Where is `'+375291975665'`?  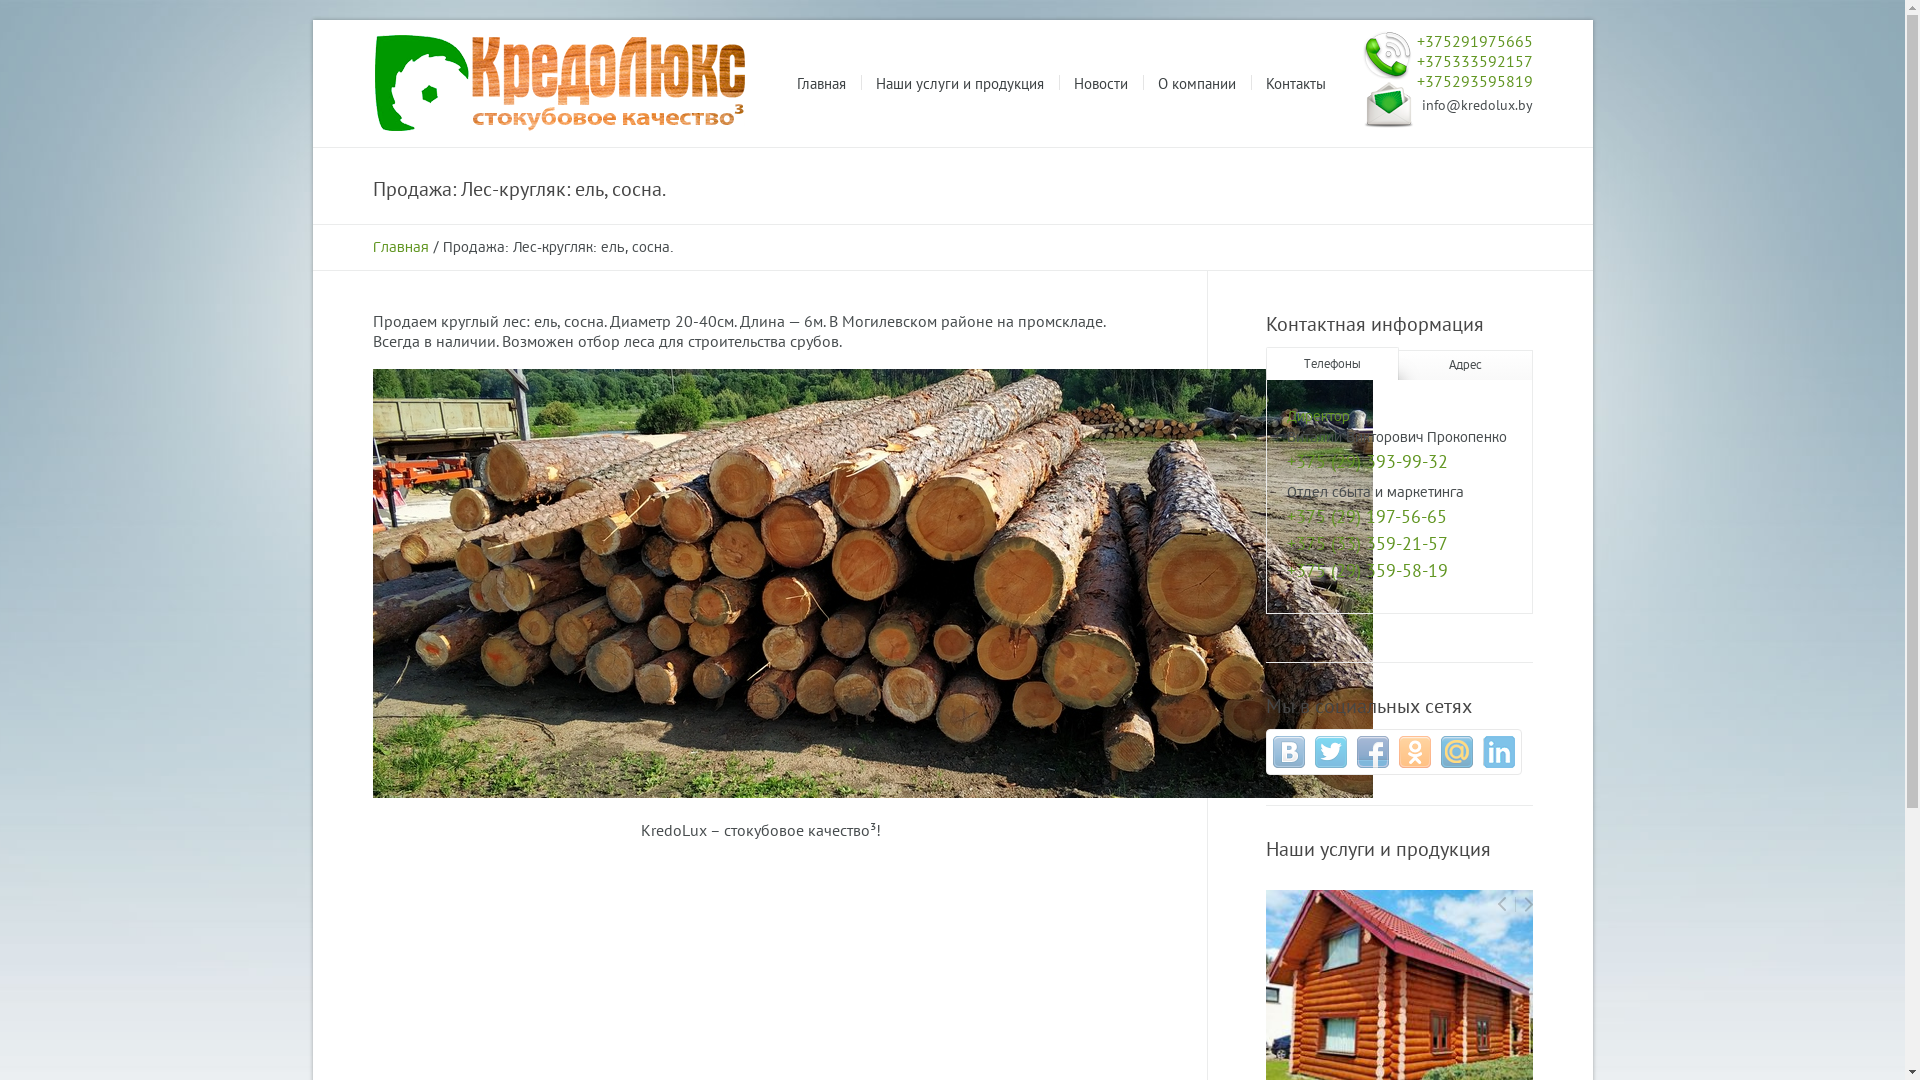 '+375291975665' is located at coordinates (1473, 41).